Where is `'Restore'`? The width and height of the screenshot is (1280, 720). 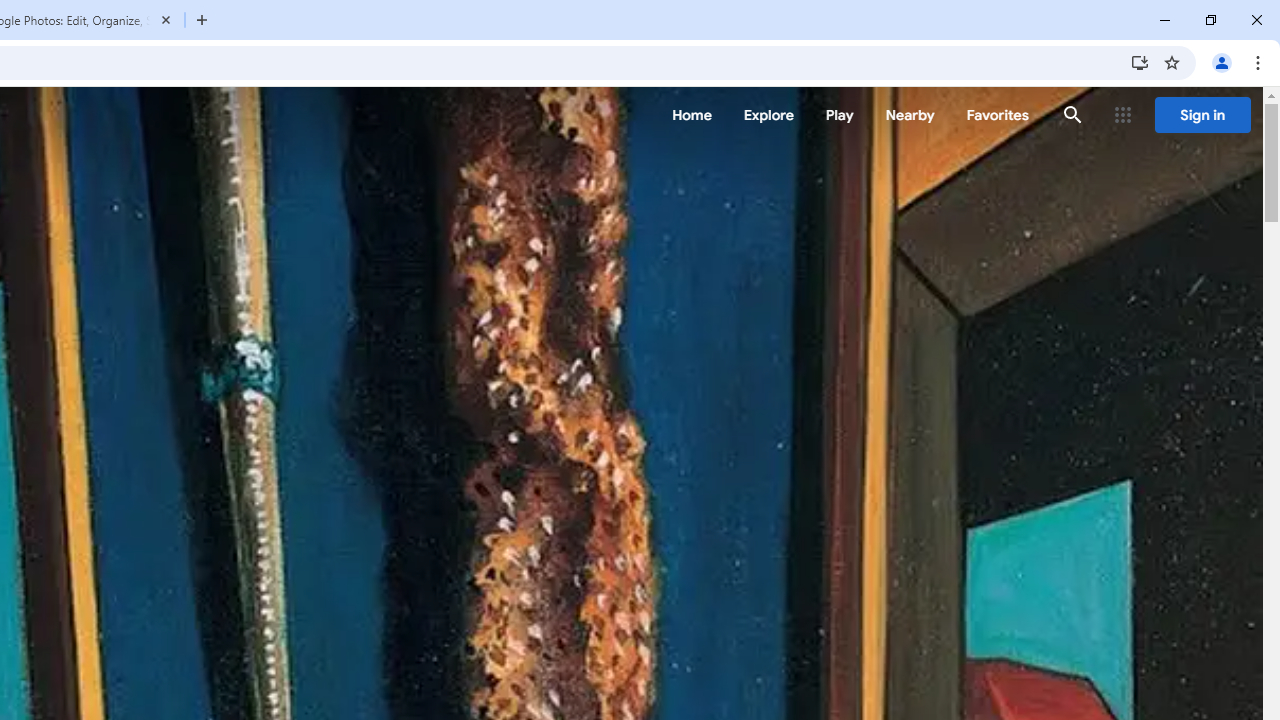
'Restore' is located at coordinates (1209, 20).